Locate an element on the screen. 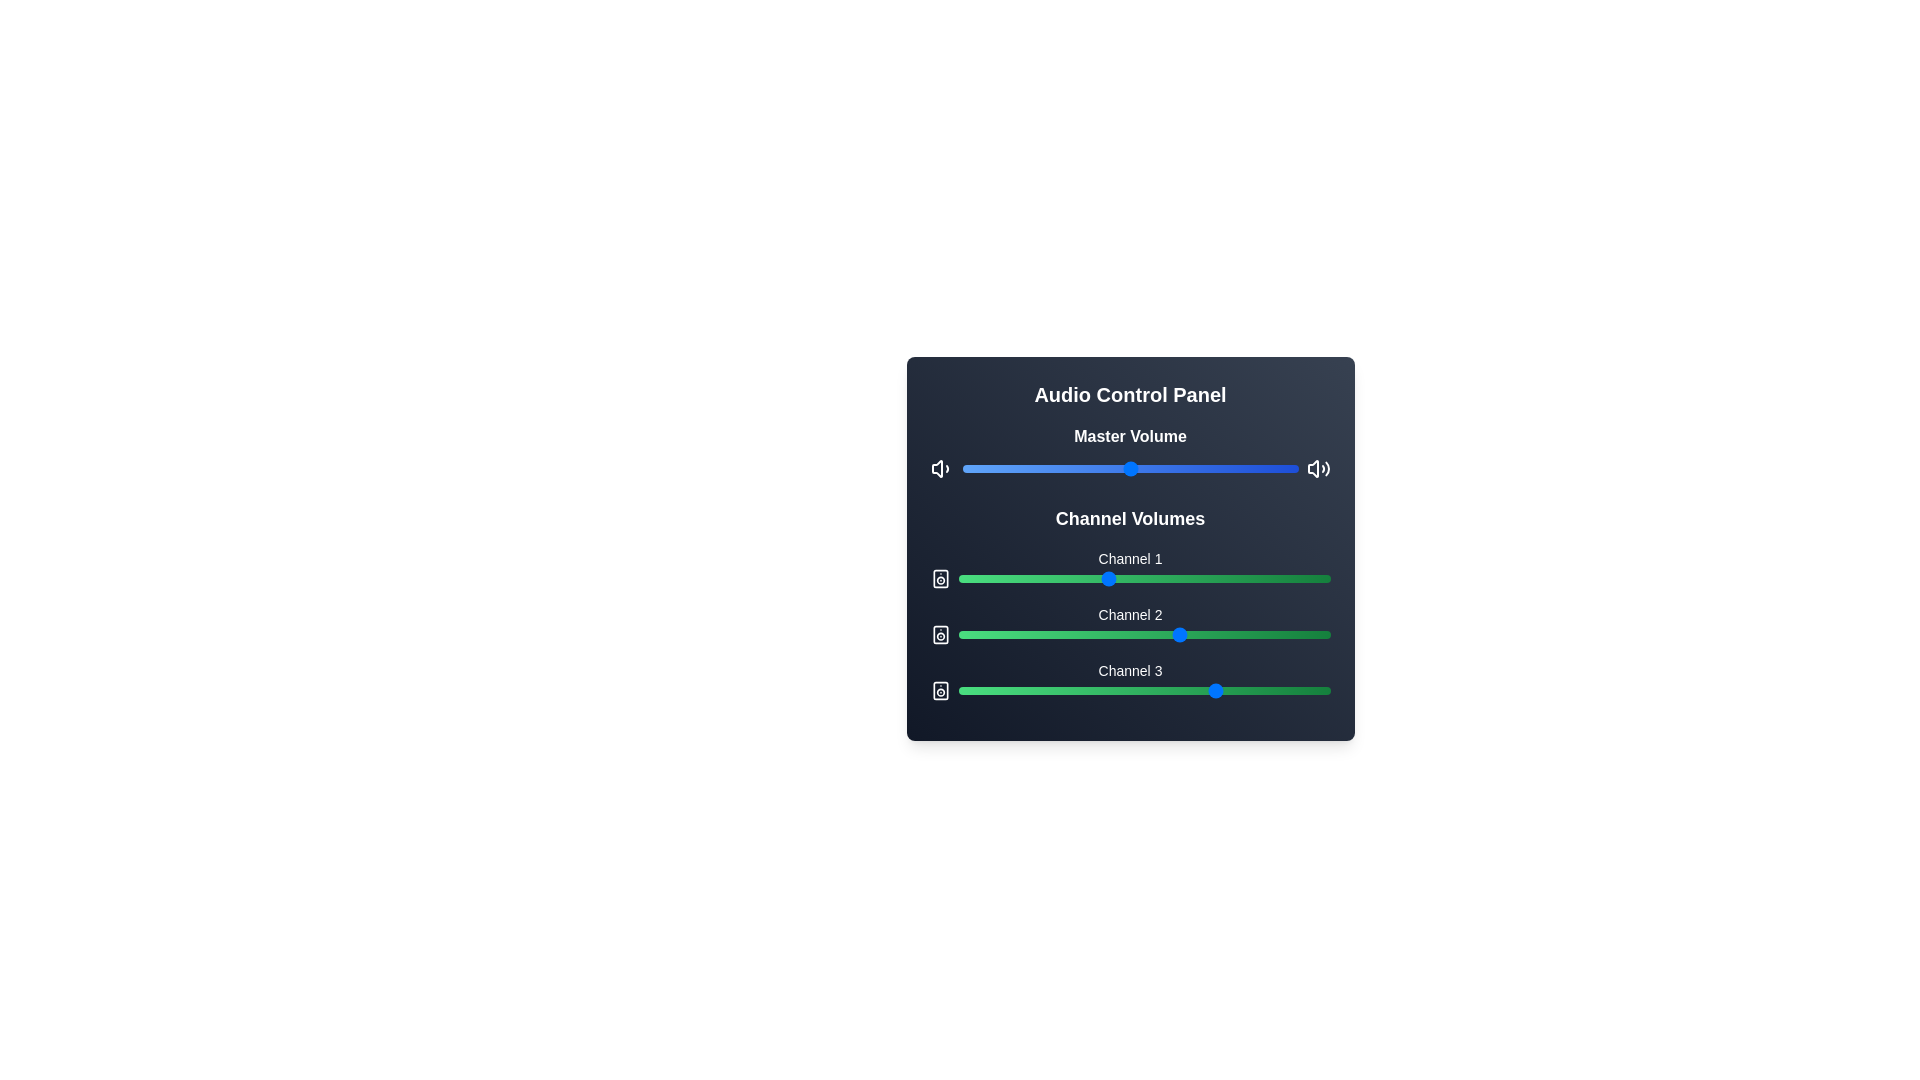 This screenshot has height=1080, width=1920. the 'Channel 3' volume slider is located at coordinates (1319, 685).